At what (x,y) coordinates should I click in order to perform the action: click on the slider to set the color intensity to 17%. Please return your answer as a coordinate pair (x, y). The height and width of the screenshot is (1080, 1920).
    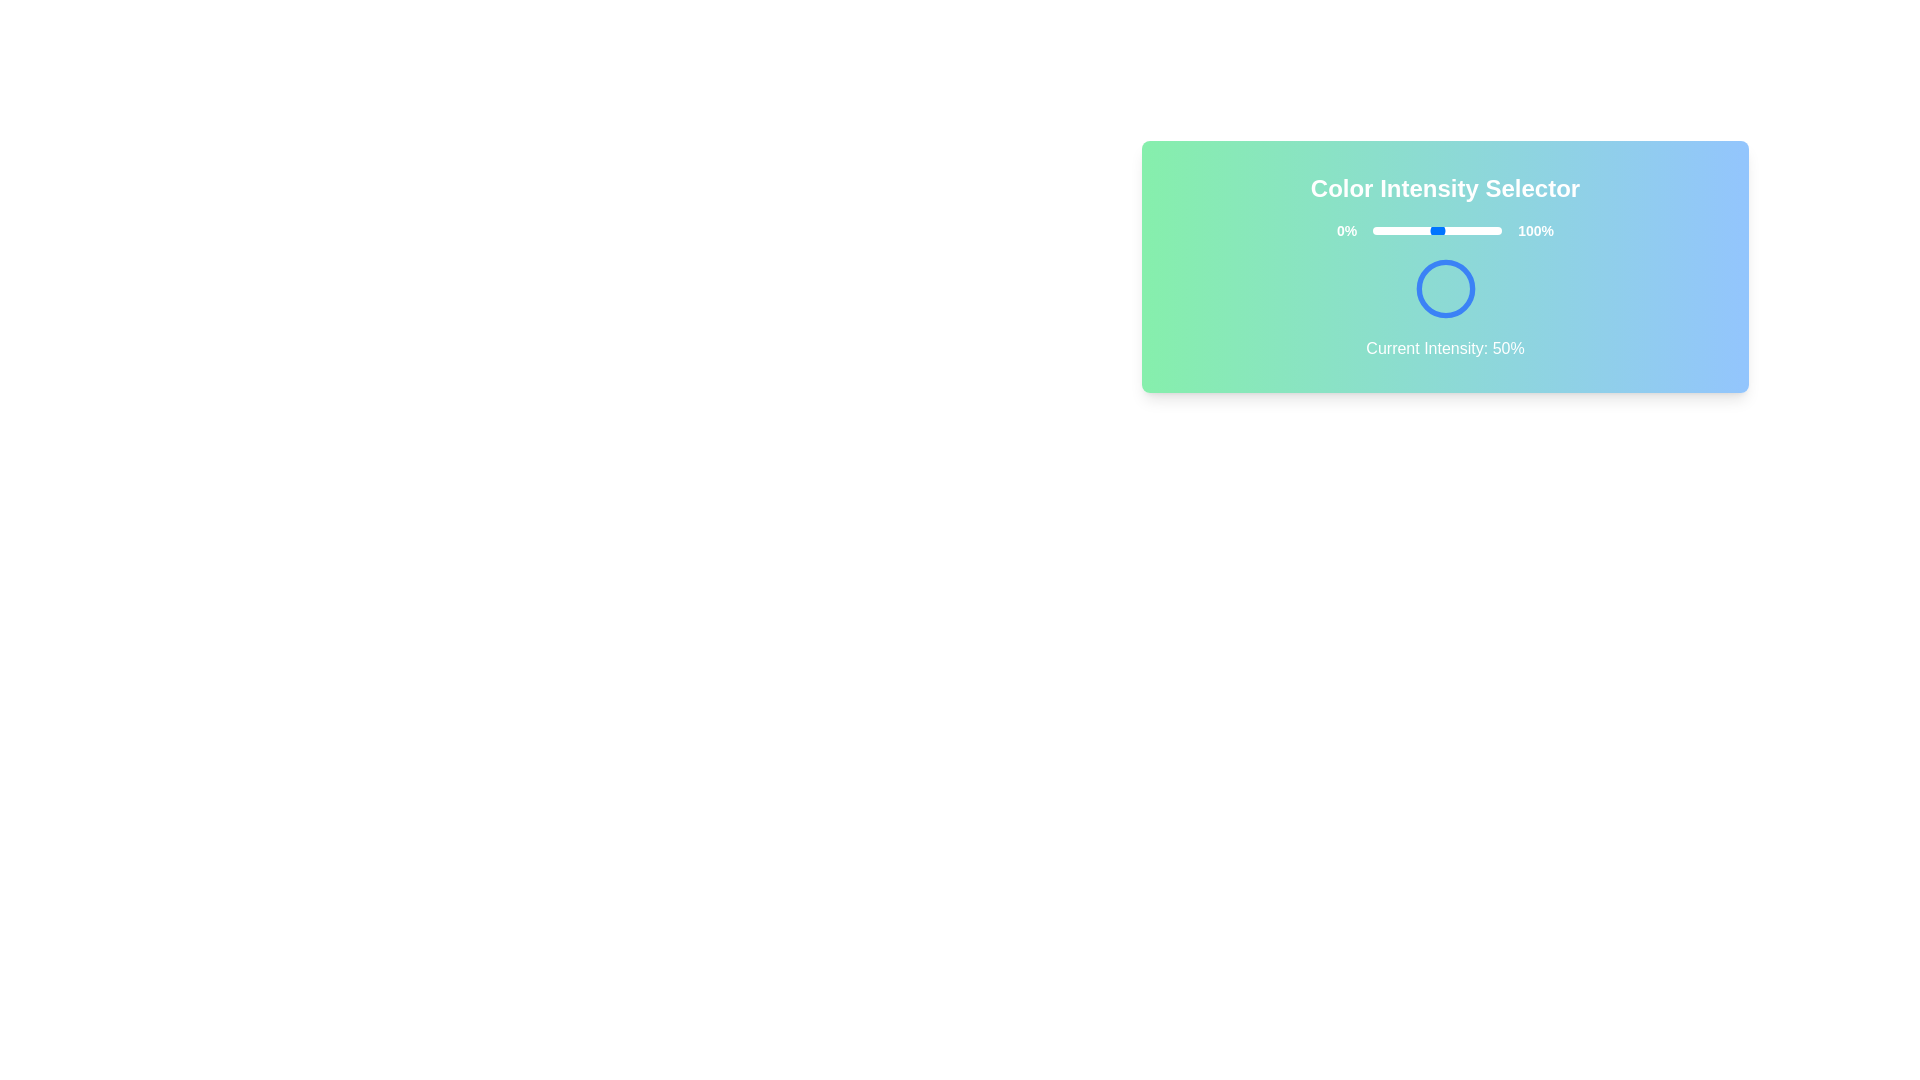
    Looking at the image, I should click on (1394, 230).